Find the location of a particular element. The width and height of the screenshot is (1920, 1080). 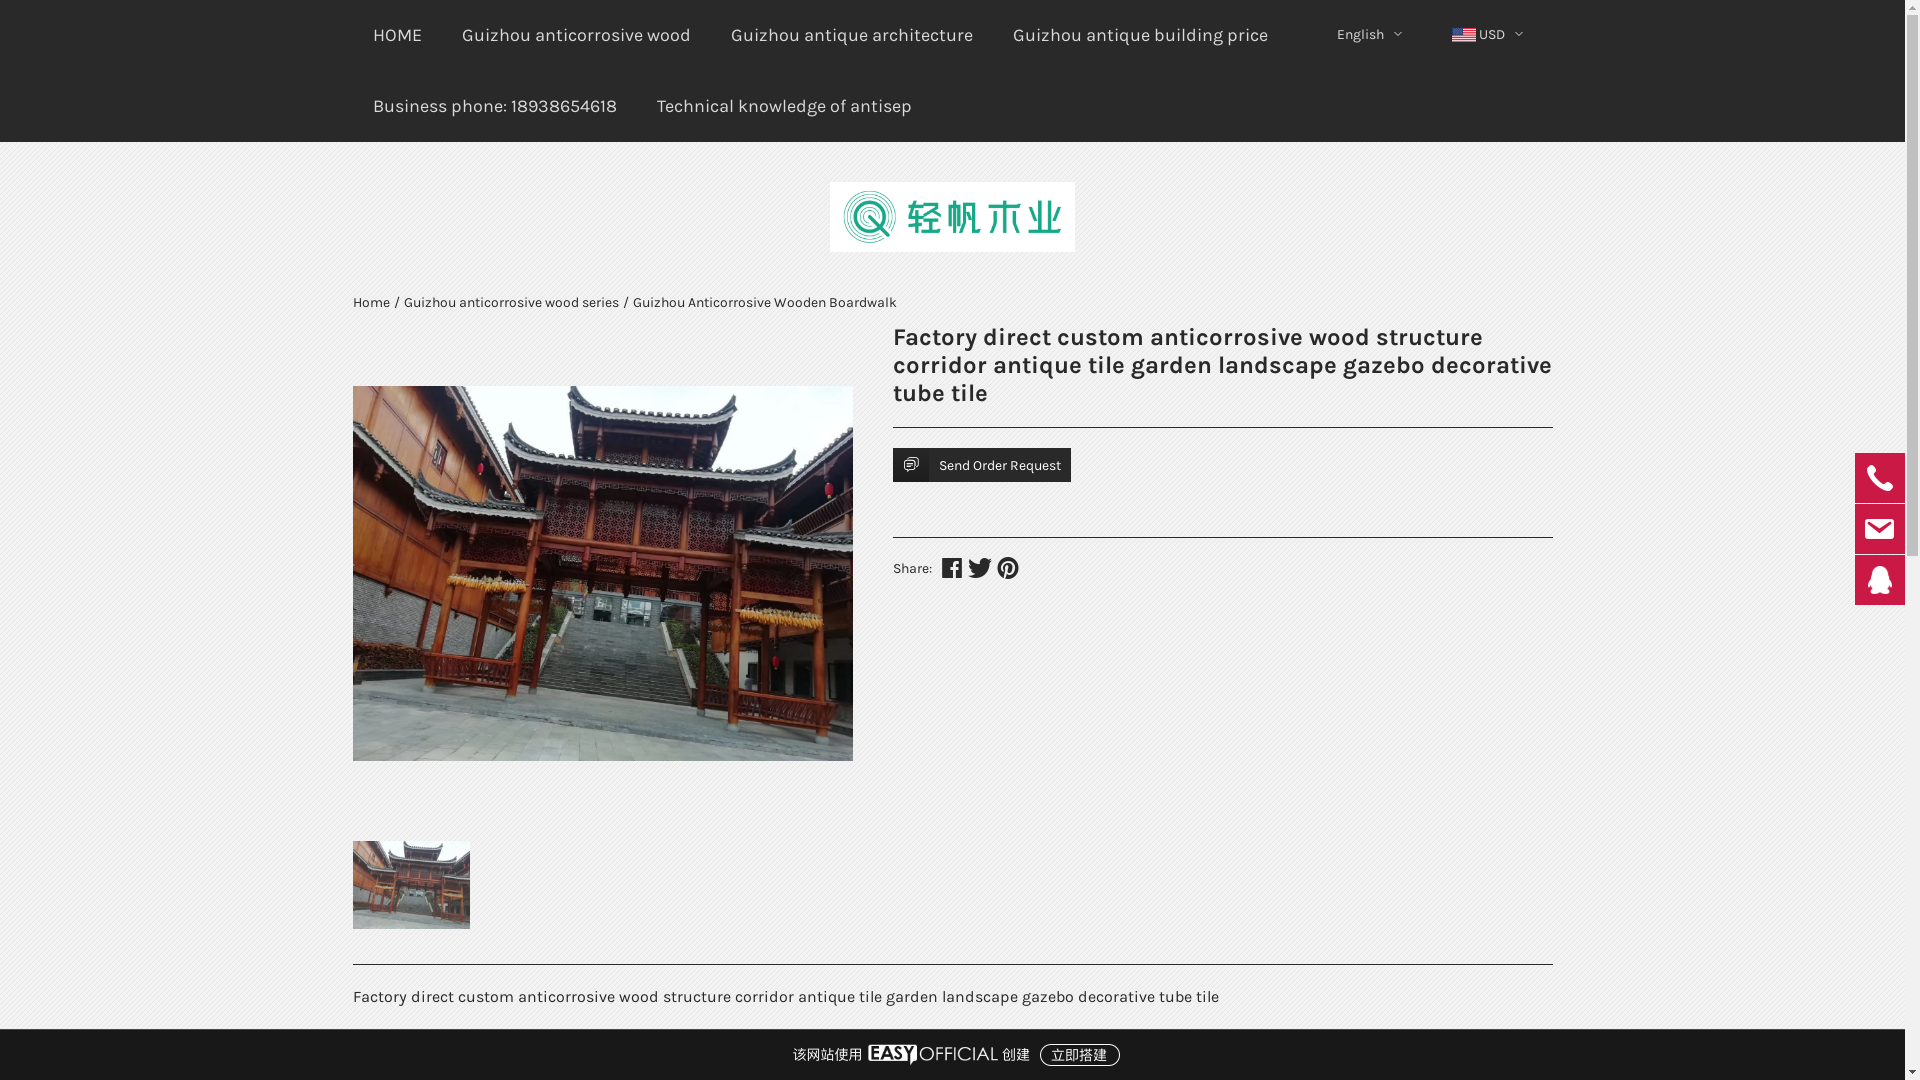

'Home' is located at coordinates (370, 302).